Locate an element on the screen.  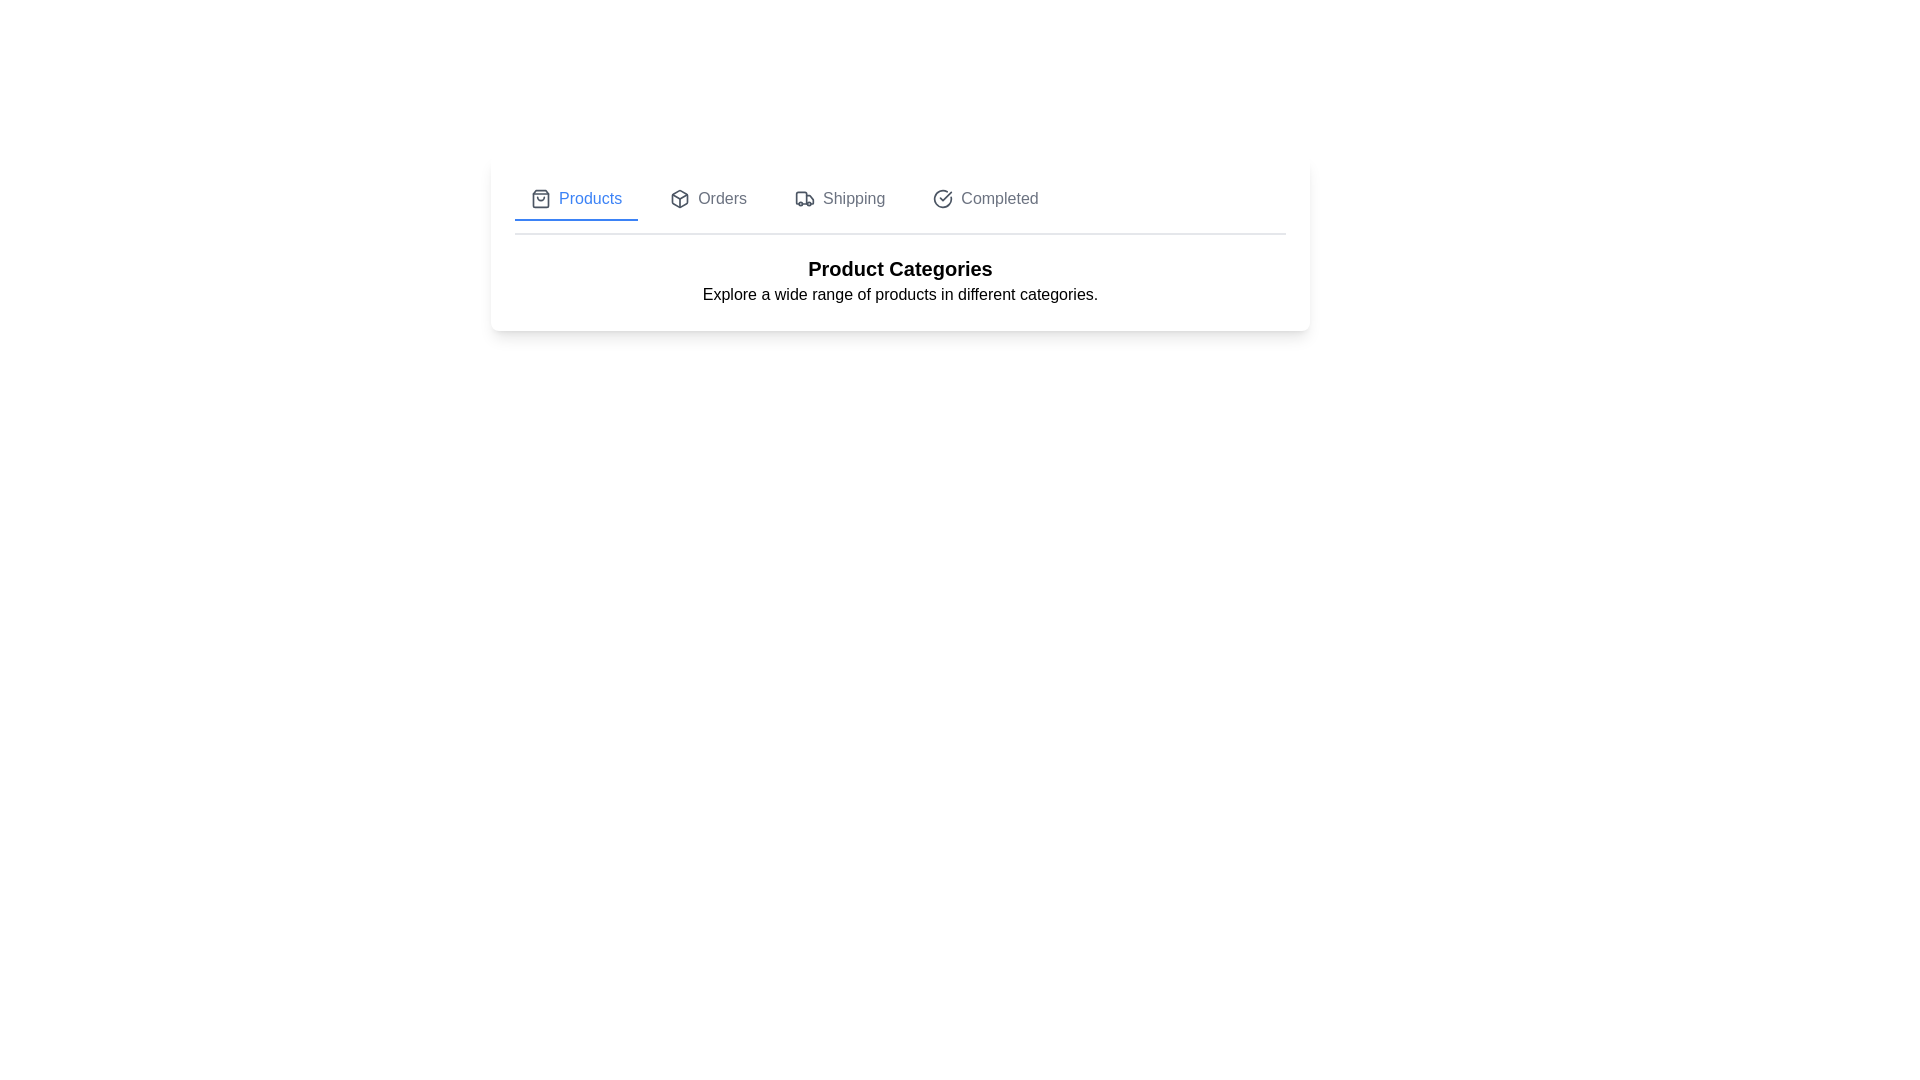
the text label displaying 'Completed', located to the right of the circular check-mark icon in the horizontal navigation bar is located at coordinates (999, 199).